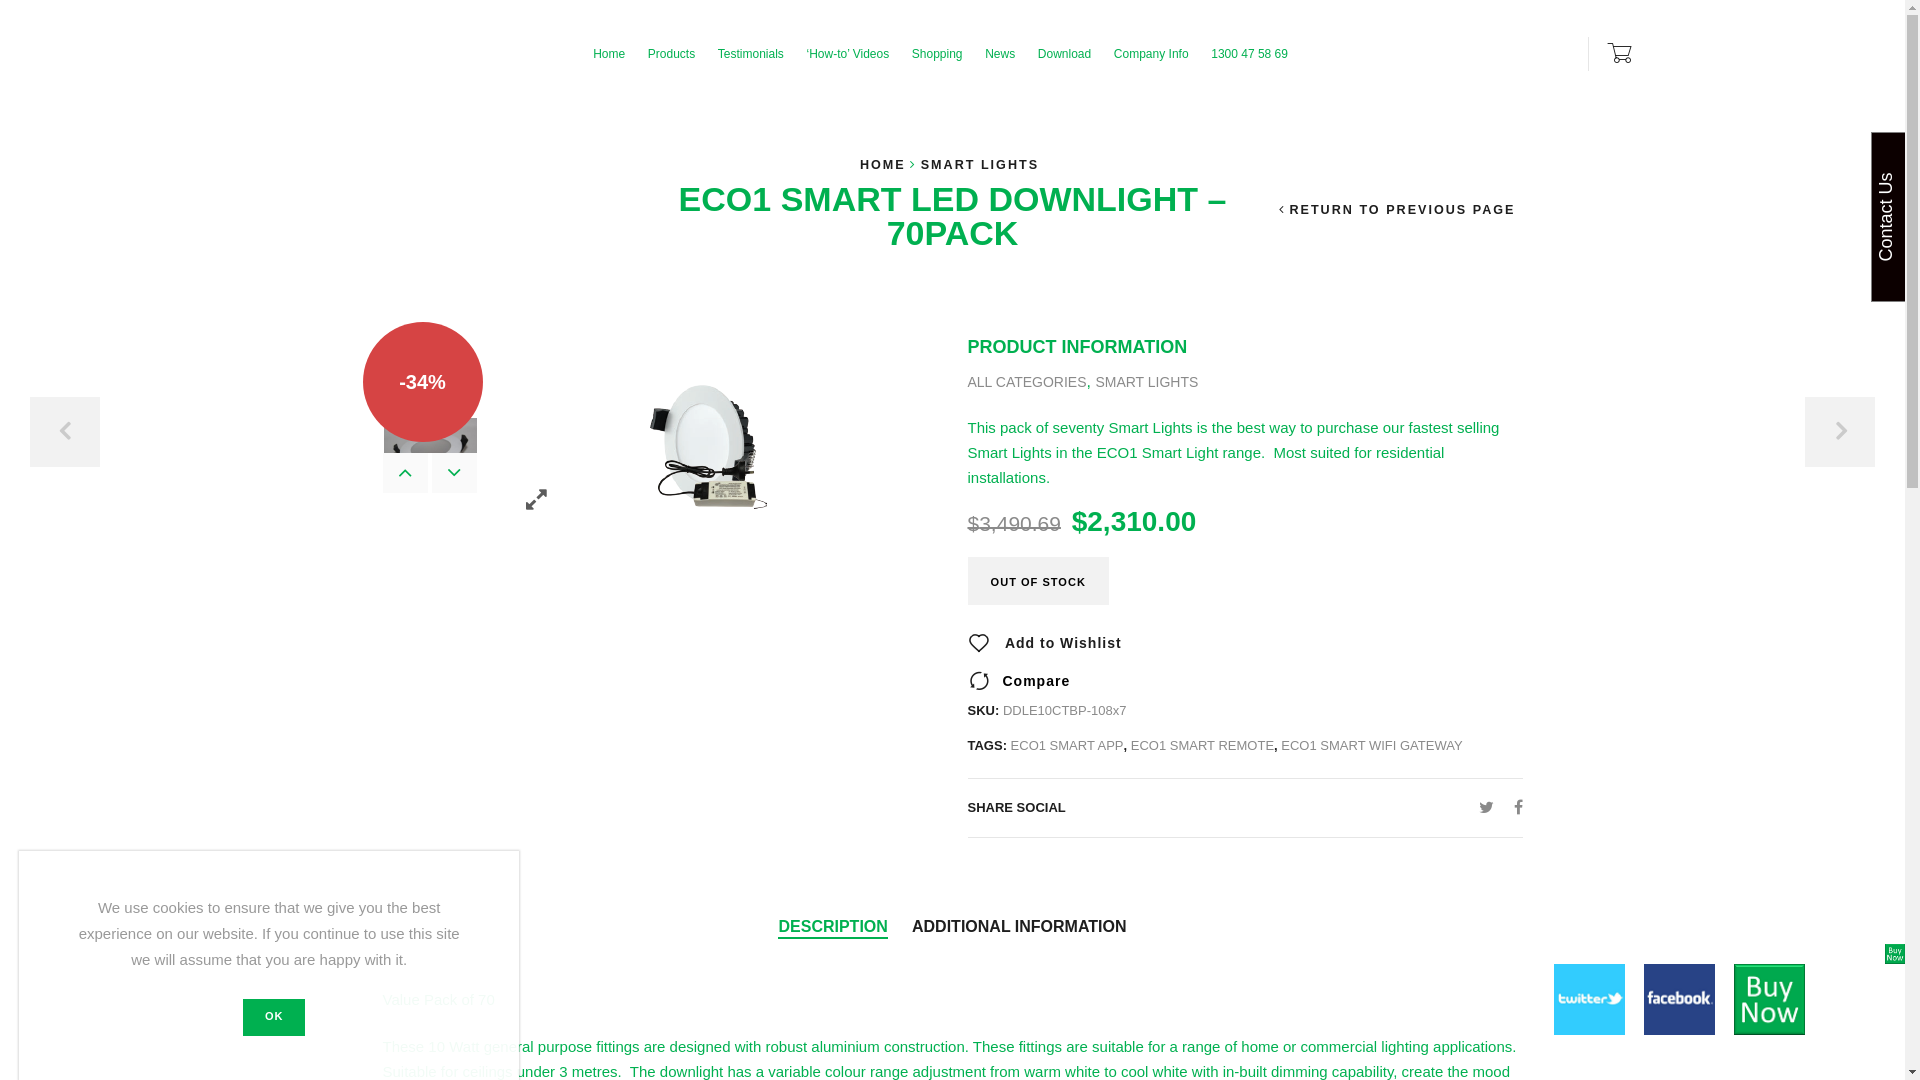 The image size is (1920, 1080). What do you see at coordinates (1281, 745) in the screenshot?
I see `'ECO1 SMART WIFI GATEWAY'` at bounding box center [1281, 745].